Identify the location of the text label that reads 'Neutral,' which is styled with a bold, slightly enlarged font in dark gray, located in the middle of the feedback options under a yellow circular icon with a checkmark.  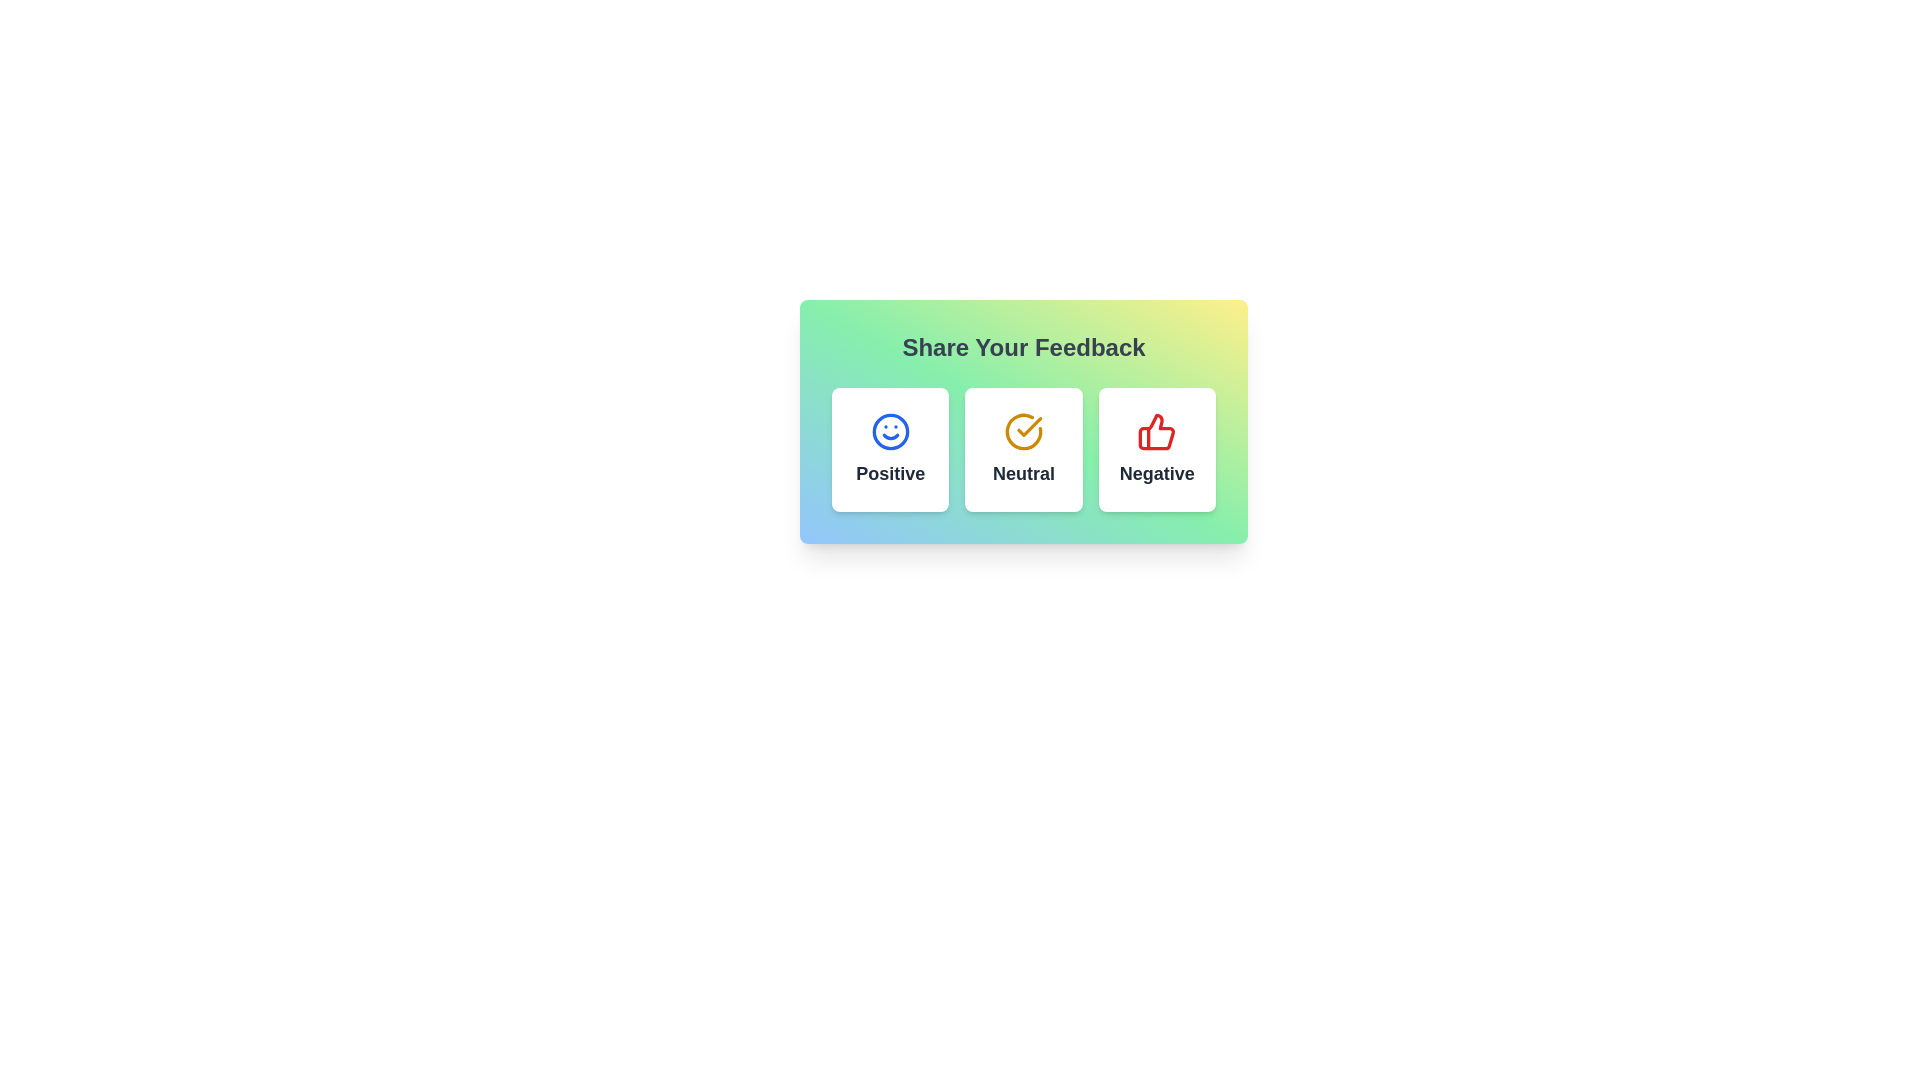
(1023, 474).